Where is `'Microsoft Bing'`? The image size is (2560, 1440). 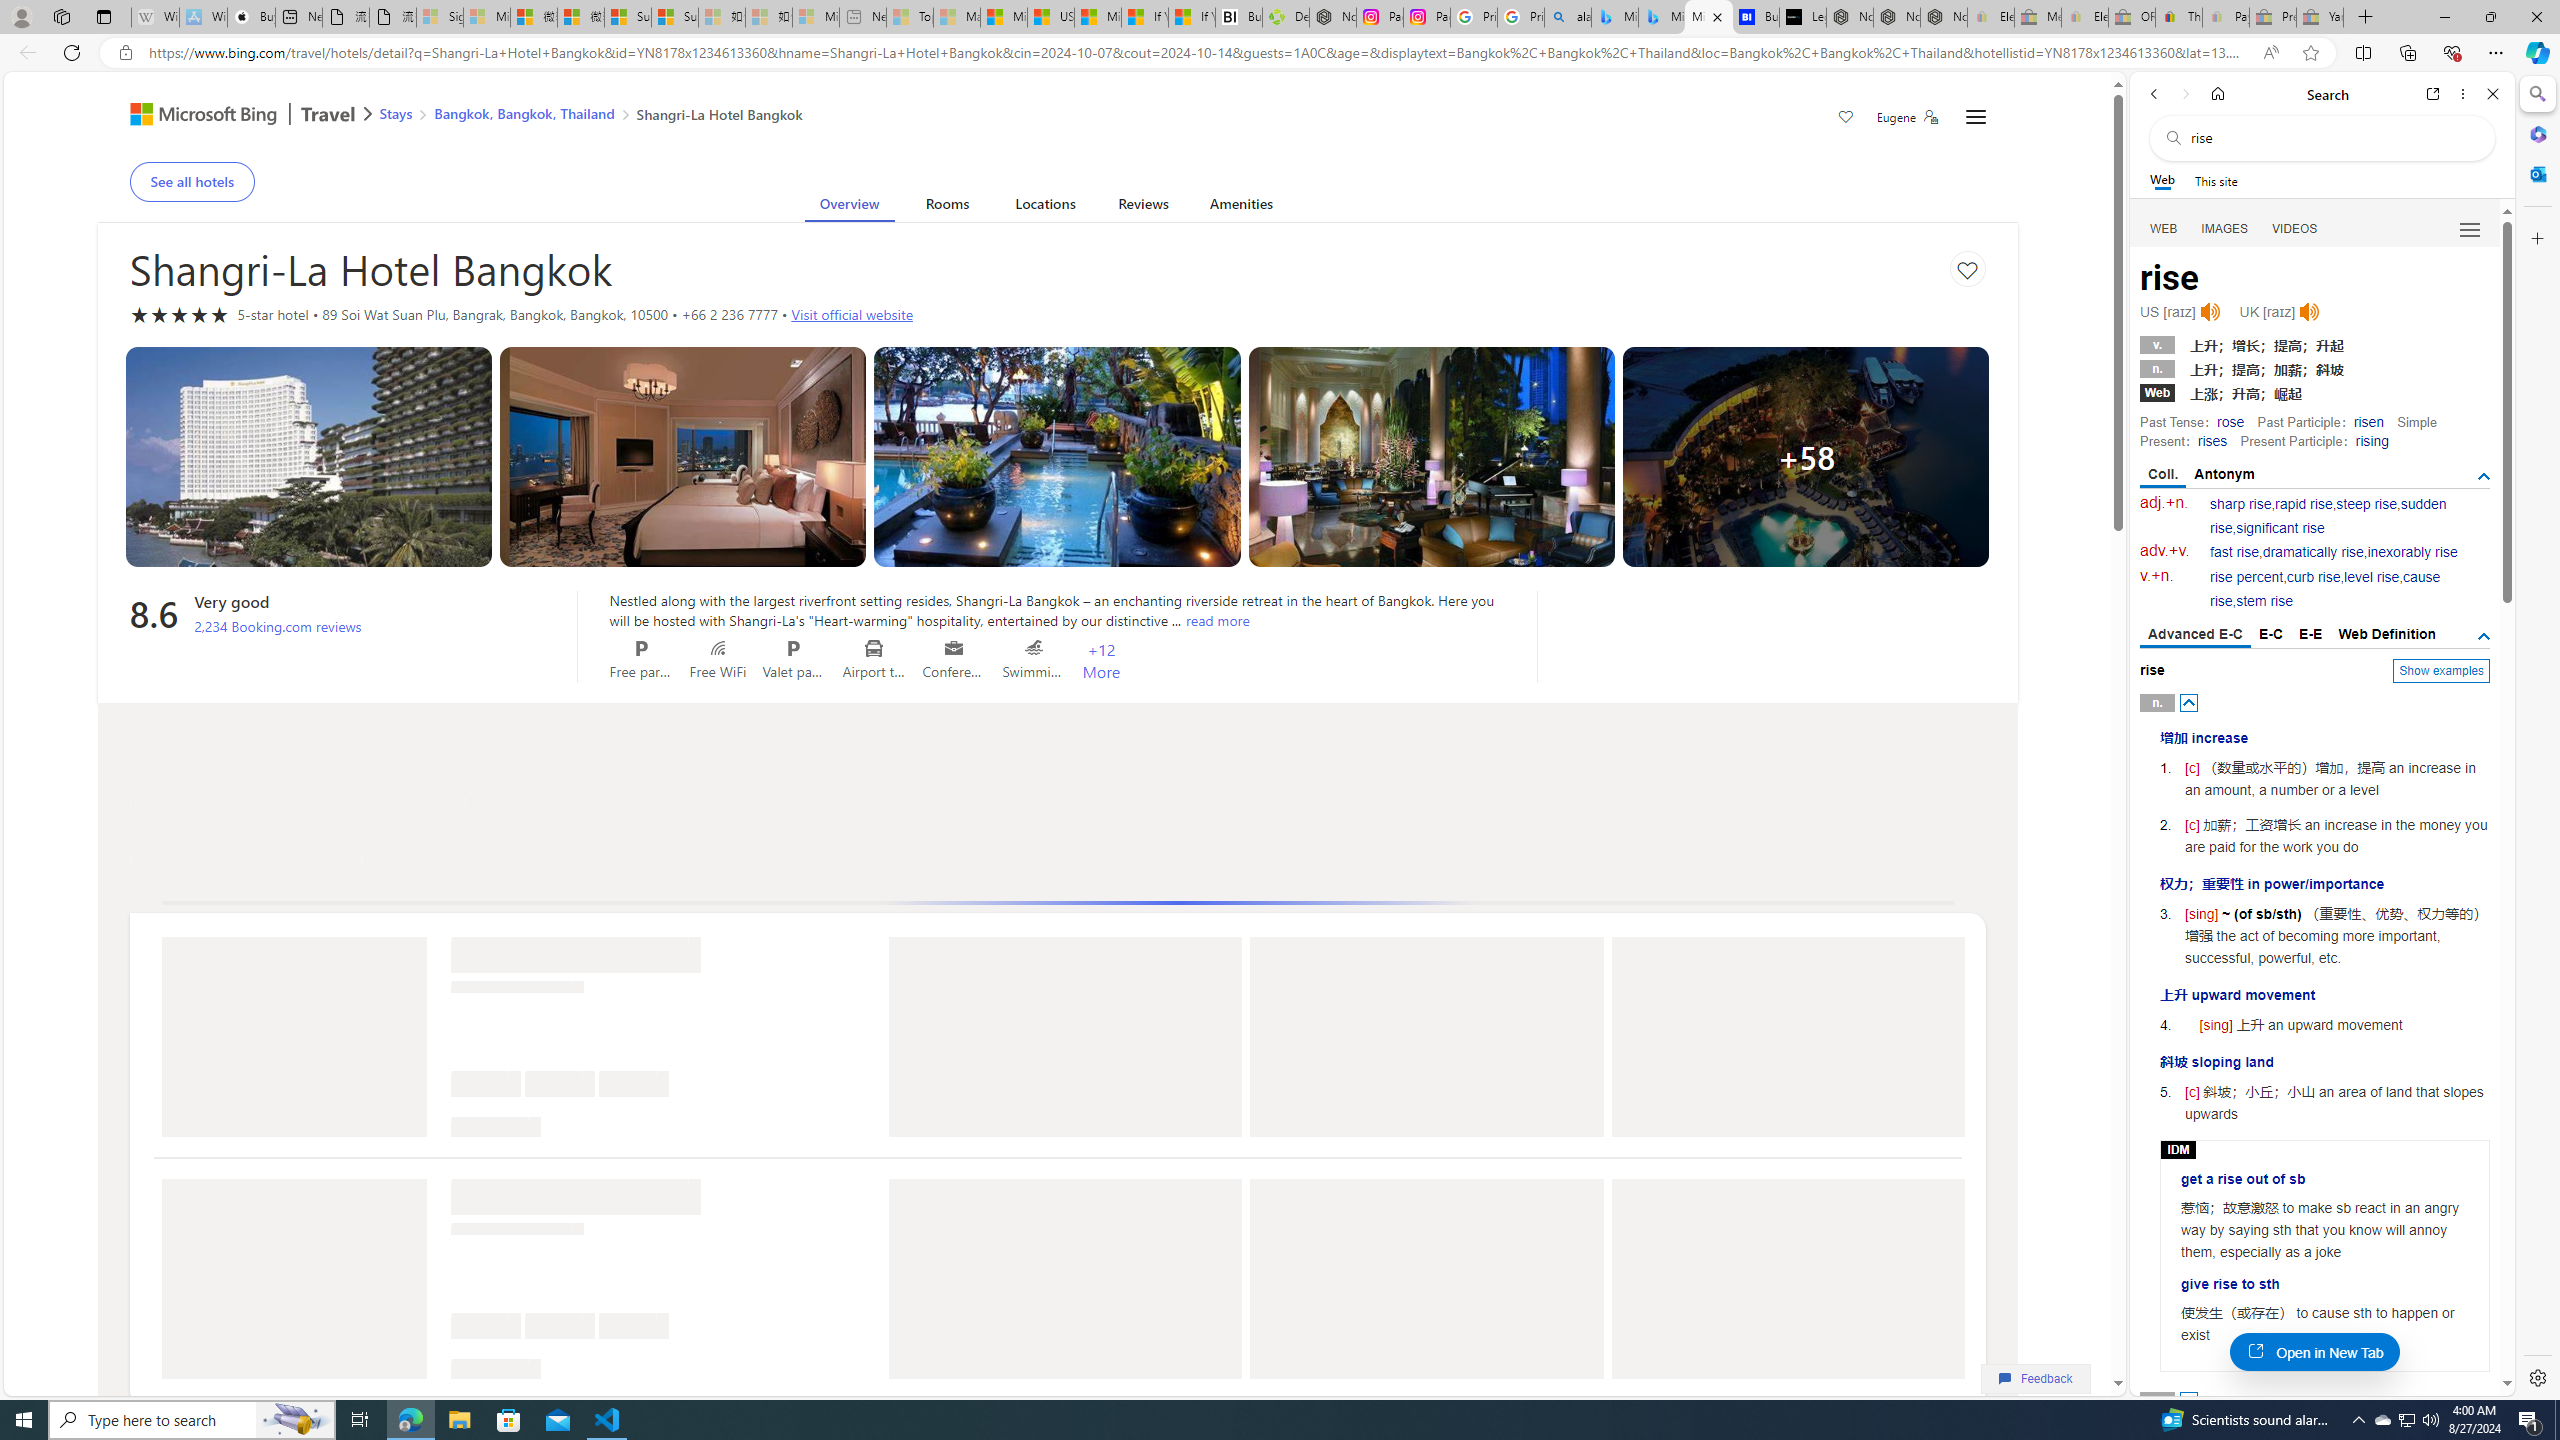 'Microsoft Bing' is located at coordinates (193, 115).